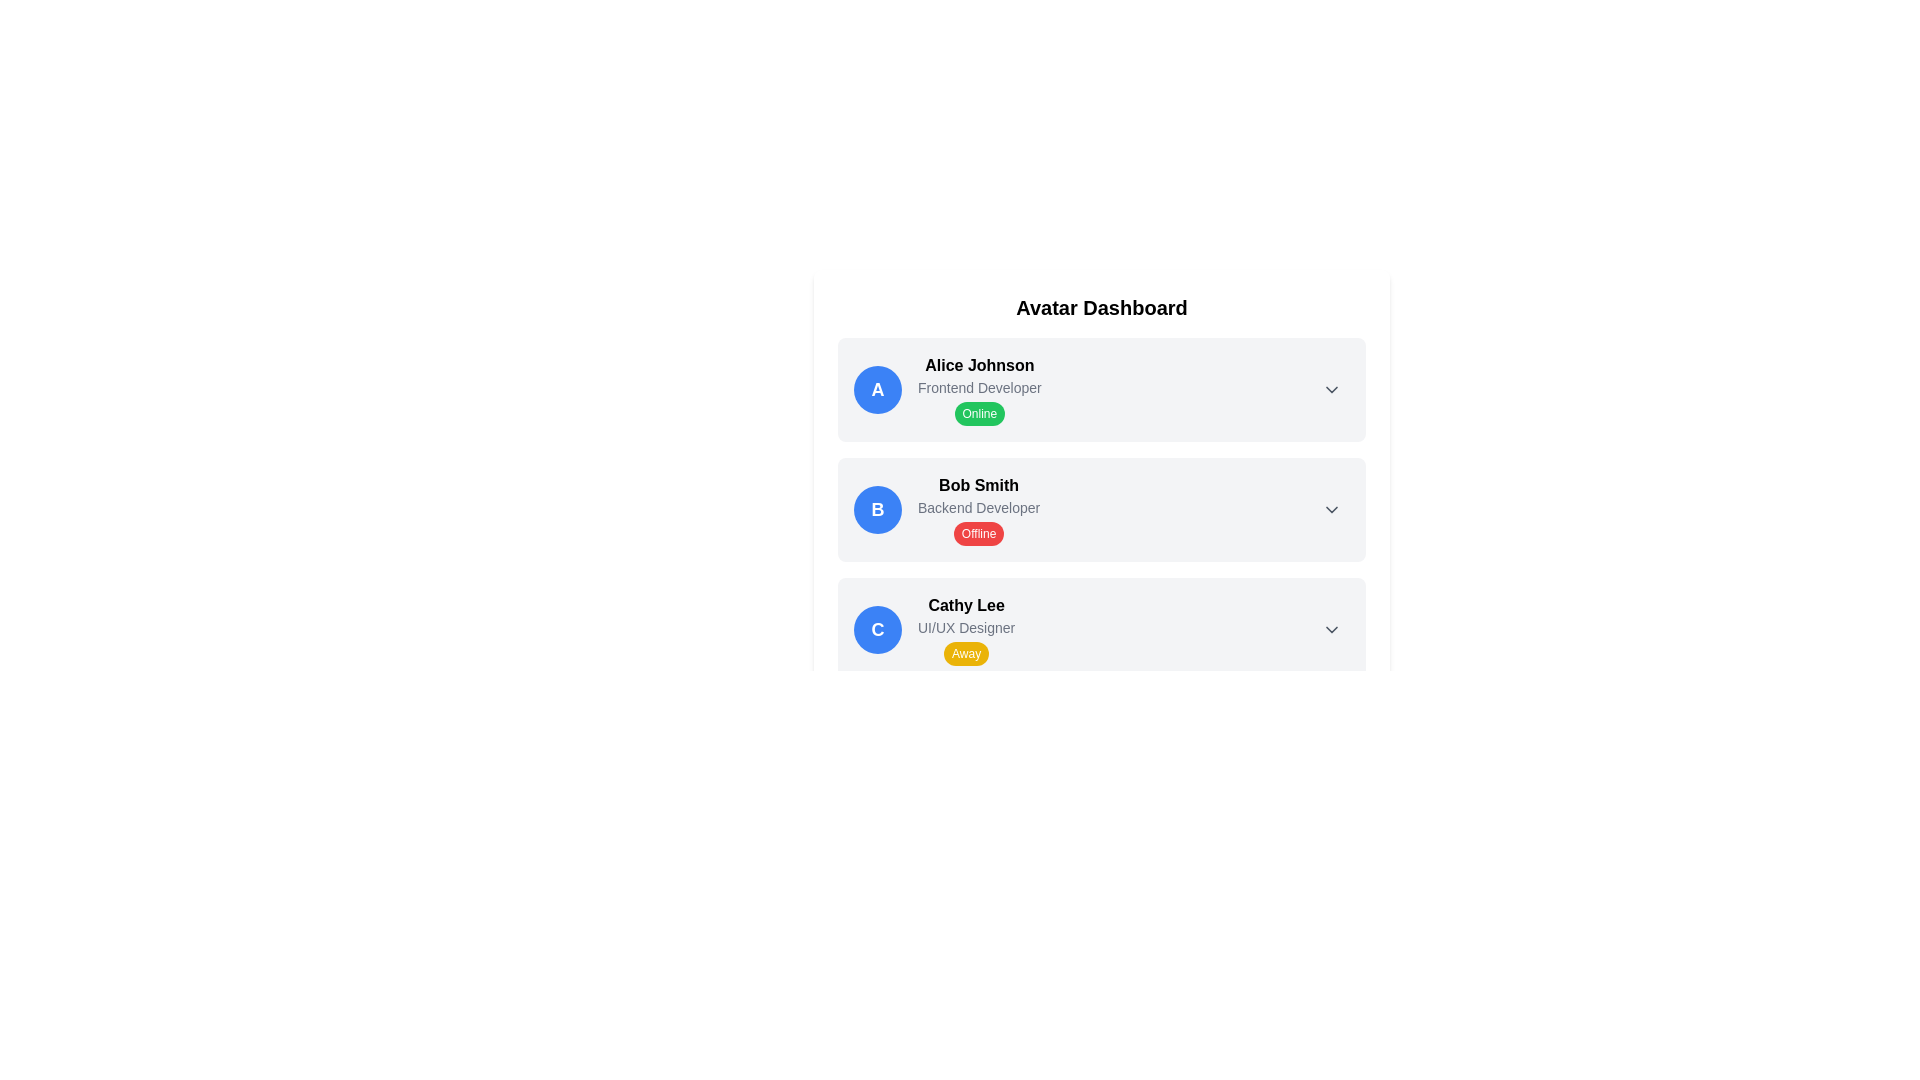  I want to click on the toggle button located at the far right edge of the 'Cathy Lee, UI/UX Designer, Away' section, so click(1331, 628).